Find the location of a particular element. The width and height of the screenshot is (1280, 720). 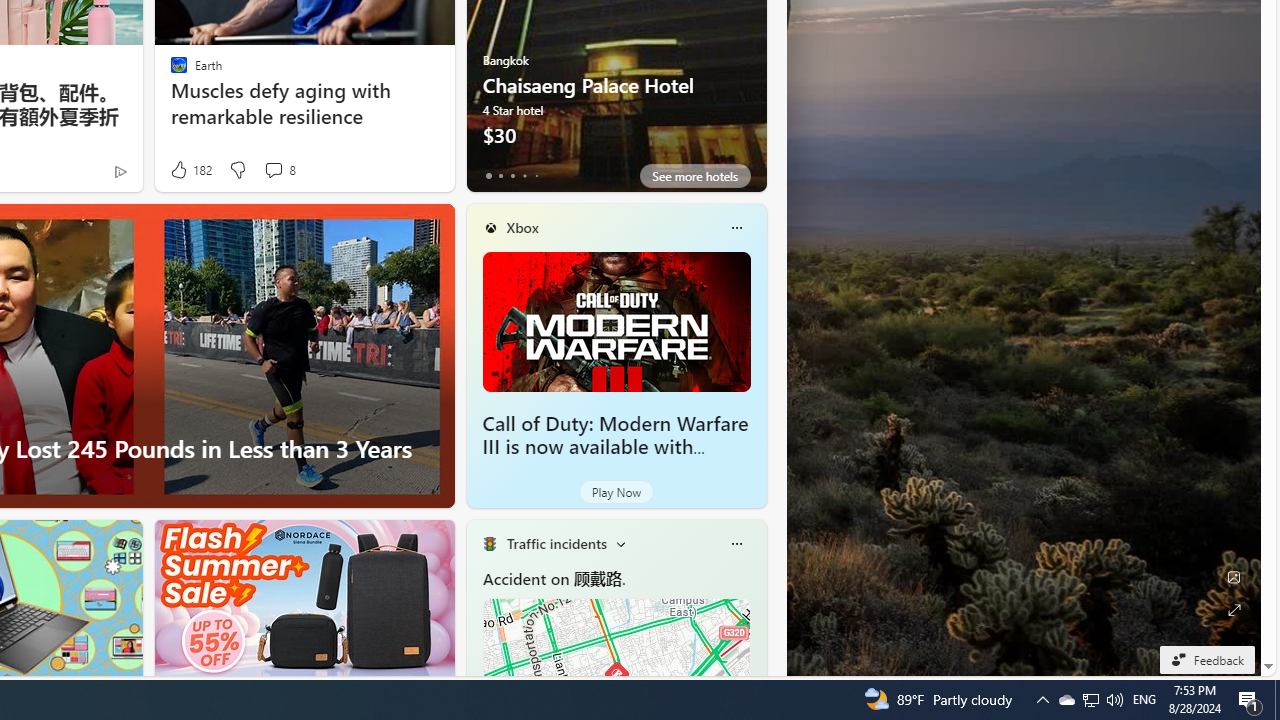

'More options' is located at coordinates (735, 543).